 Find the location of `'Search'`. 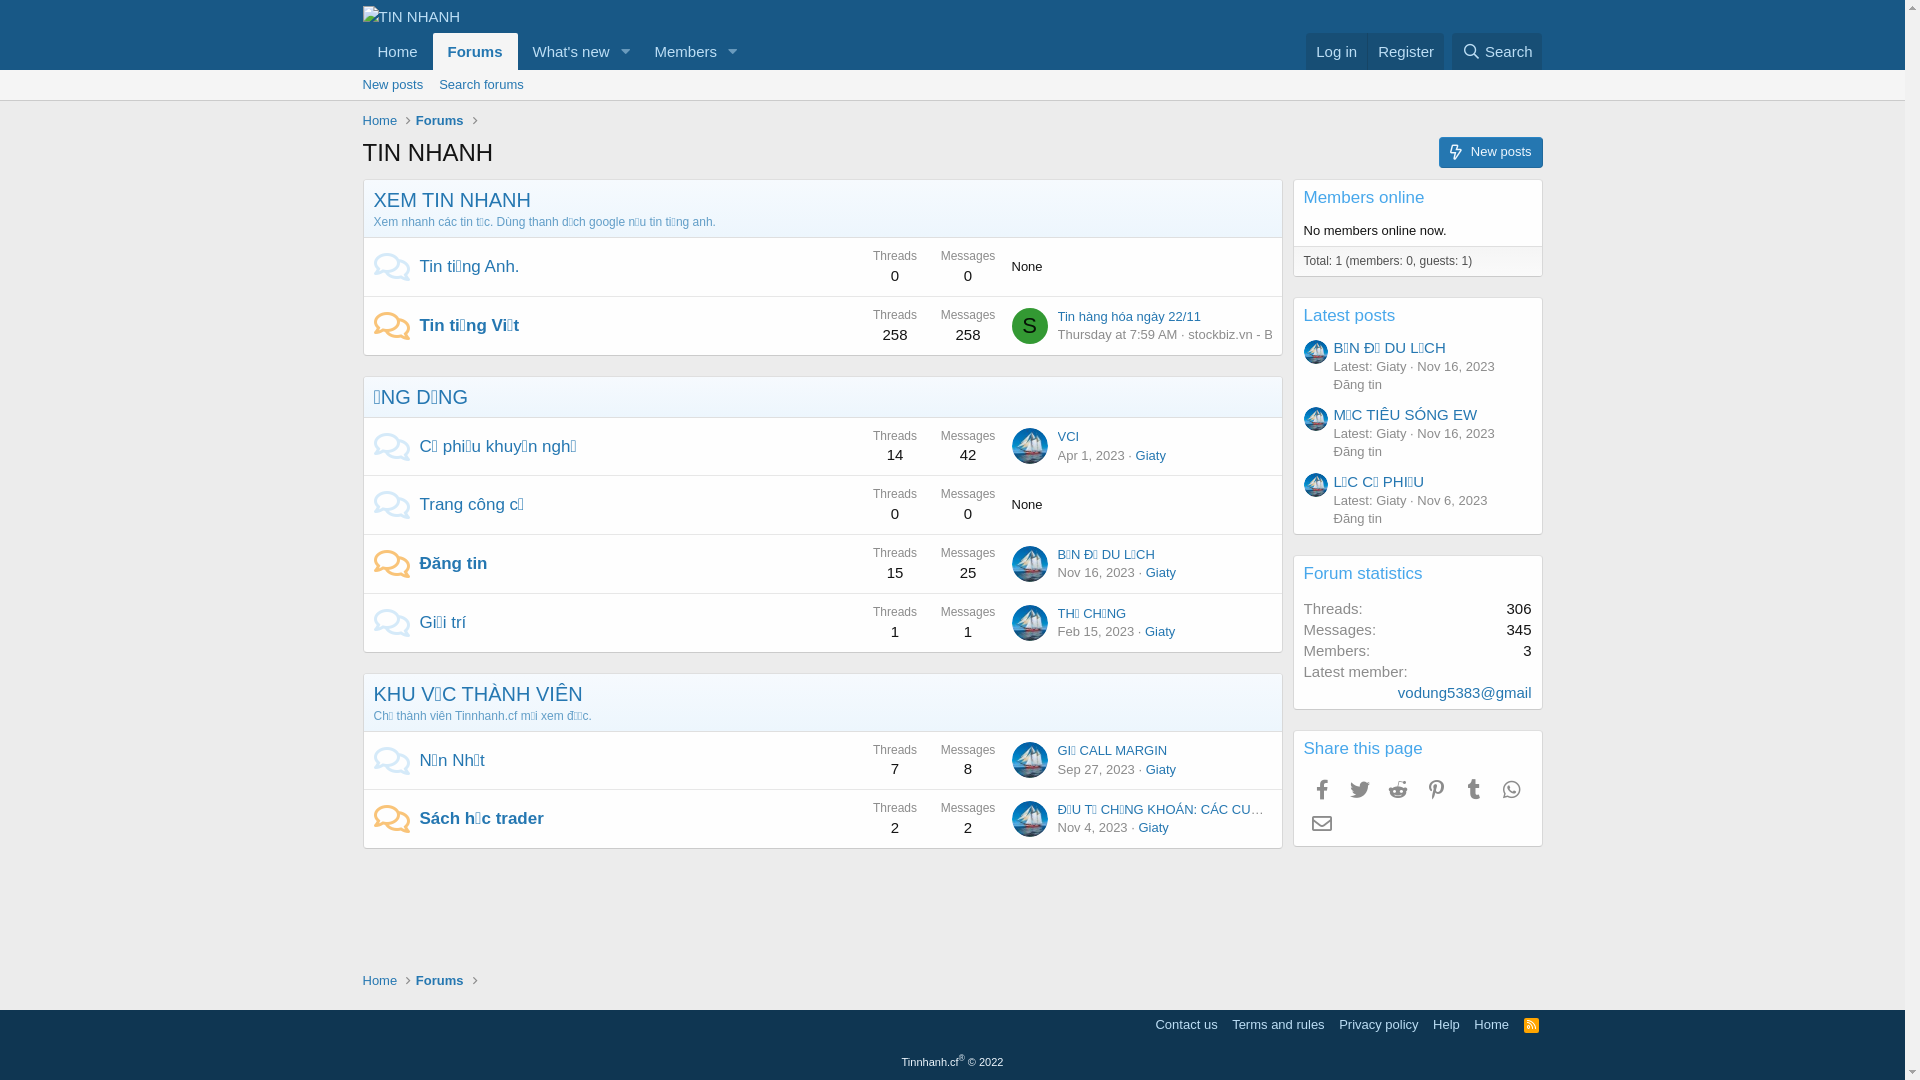

'Search' is located at coordinates (1497, 50).